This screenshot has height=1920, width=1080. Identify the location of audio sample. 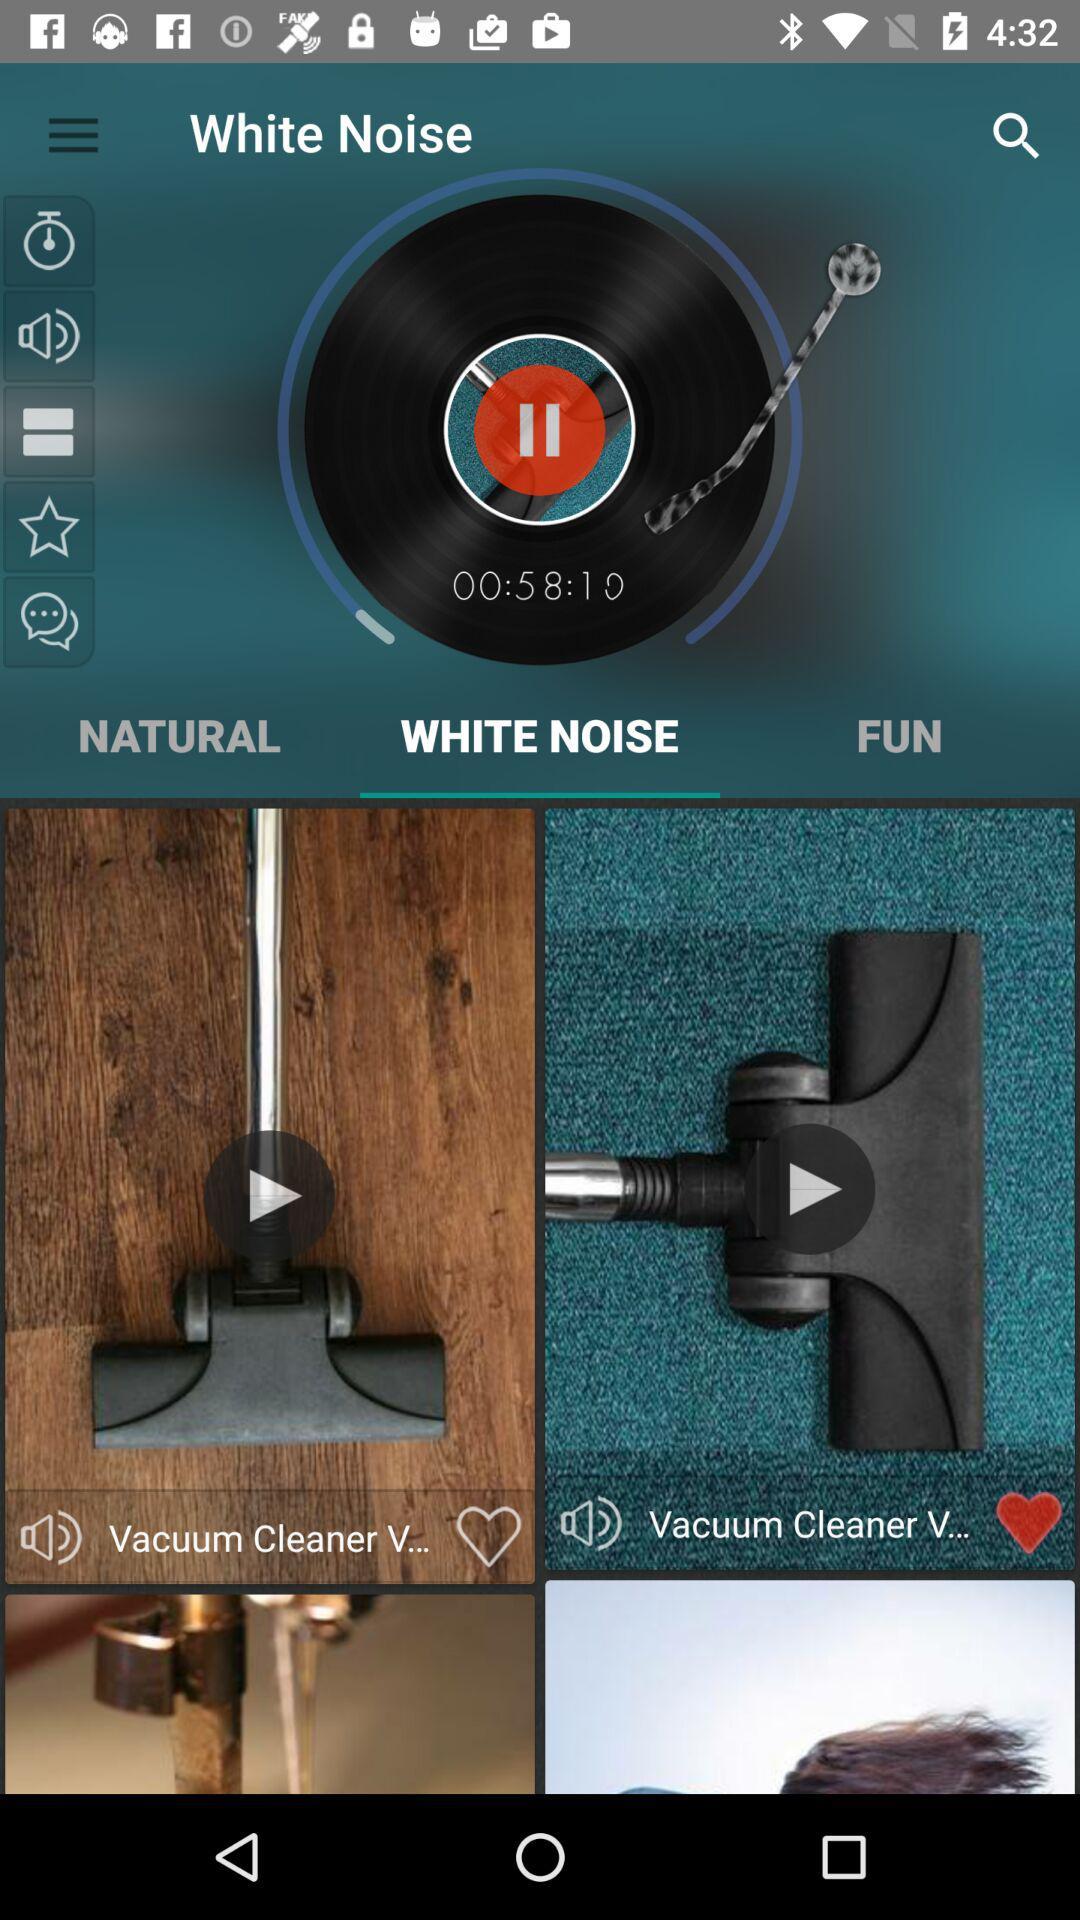
(50, 1536).